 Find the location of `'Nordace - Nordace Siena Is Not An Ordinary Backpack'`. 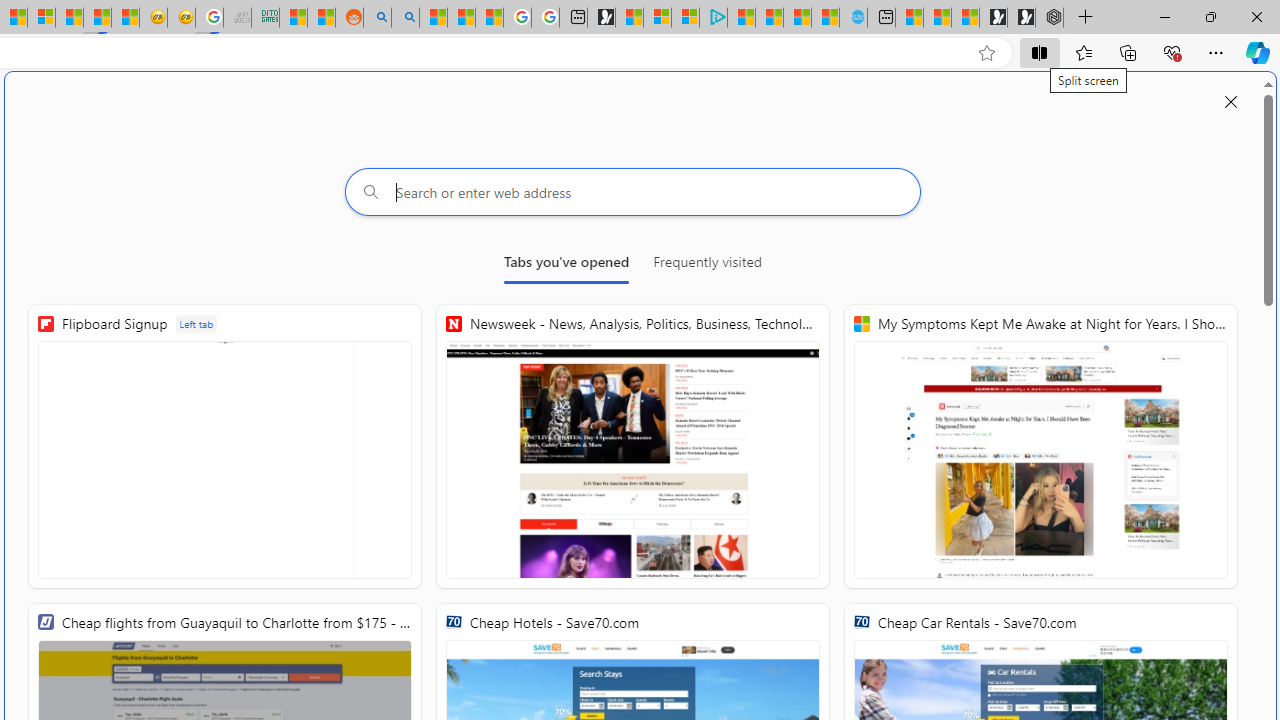

'Nordace - Nordace Siena Is Not An Ordinary Backpack' is located at coordinates (1048, 17).